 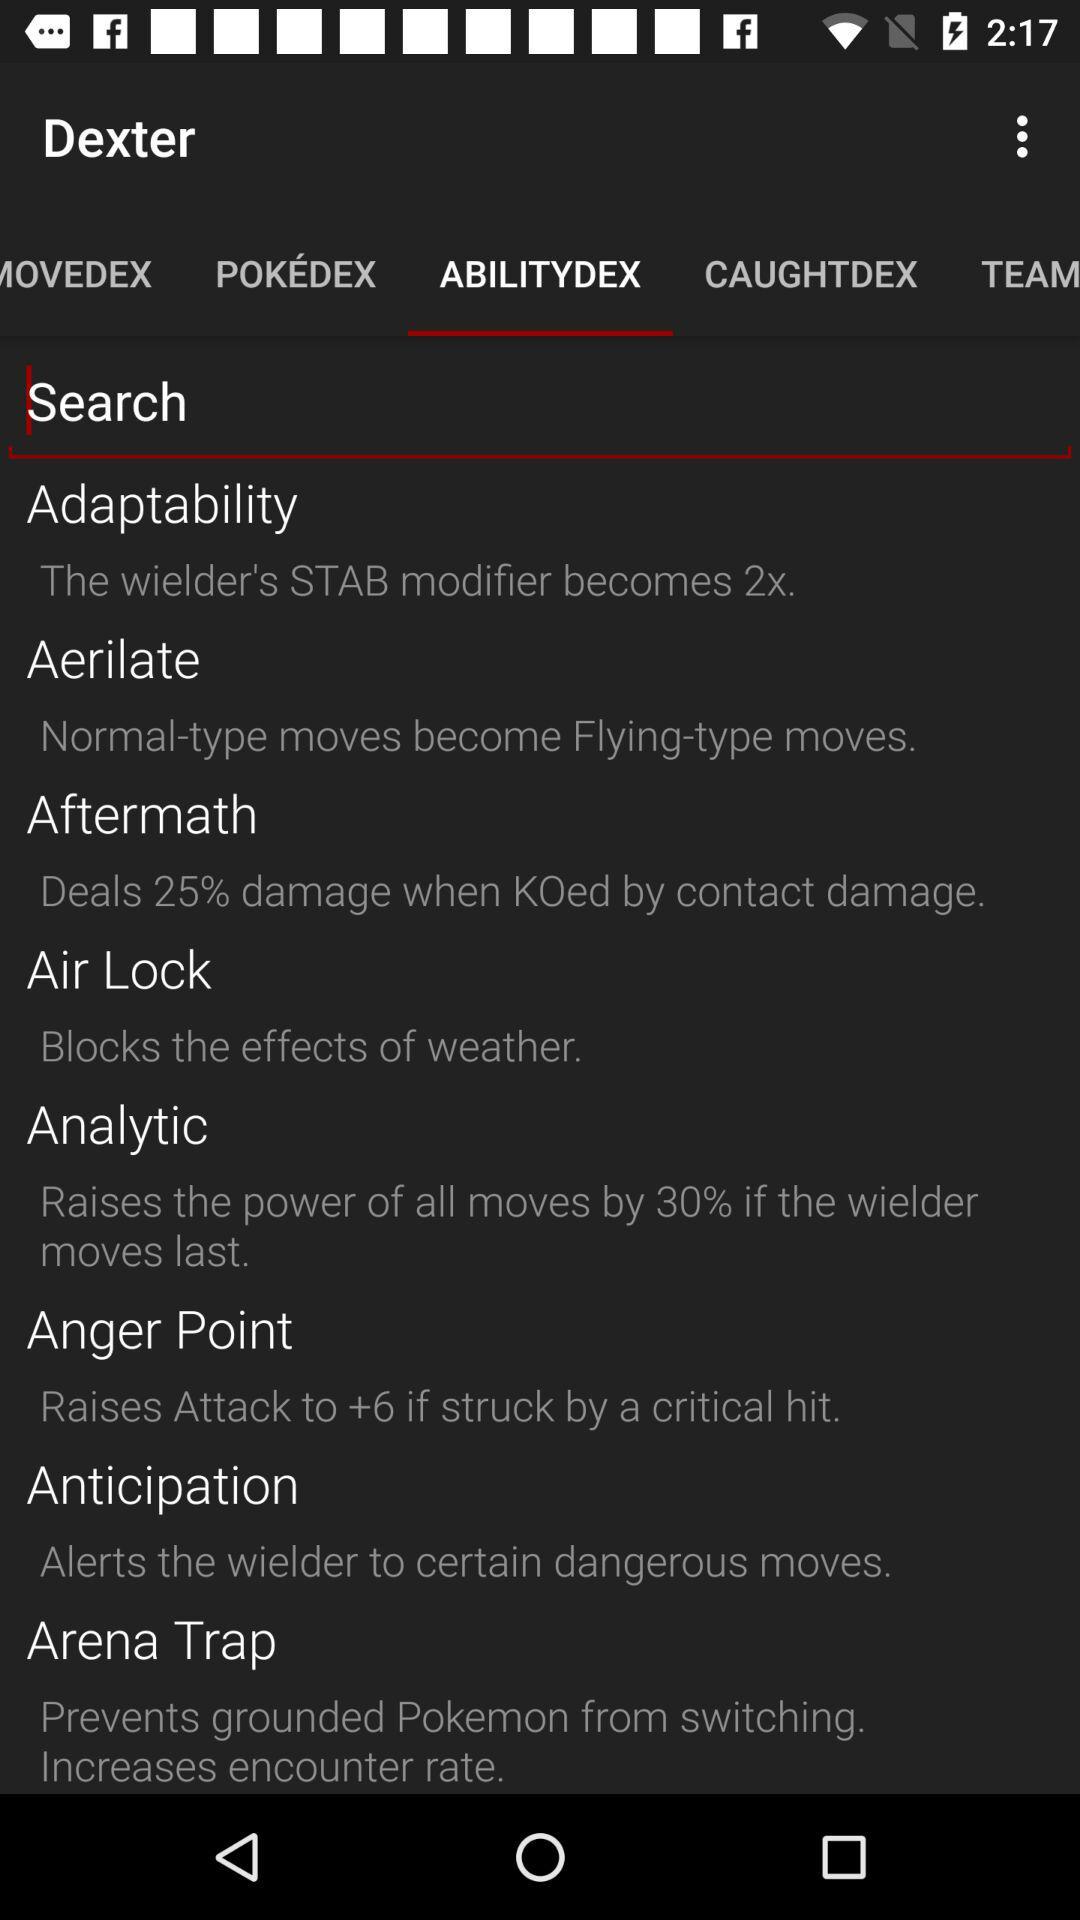 What do you see at coordinates (1027, 135) in the screenshot?
I see `the item above the teamdex` at bounding box center [1027, 135].